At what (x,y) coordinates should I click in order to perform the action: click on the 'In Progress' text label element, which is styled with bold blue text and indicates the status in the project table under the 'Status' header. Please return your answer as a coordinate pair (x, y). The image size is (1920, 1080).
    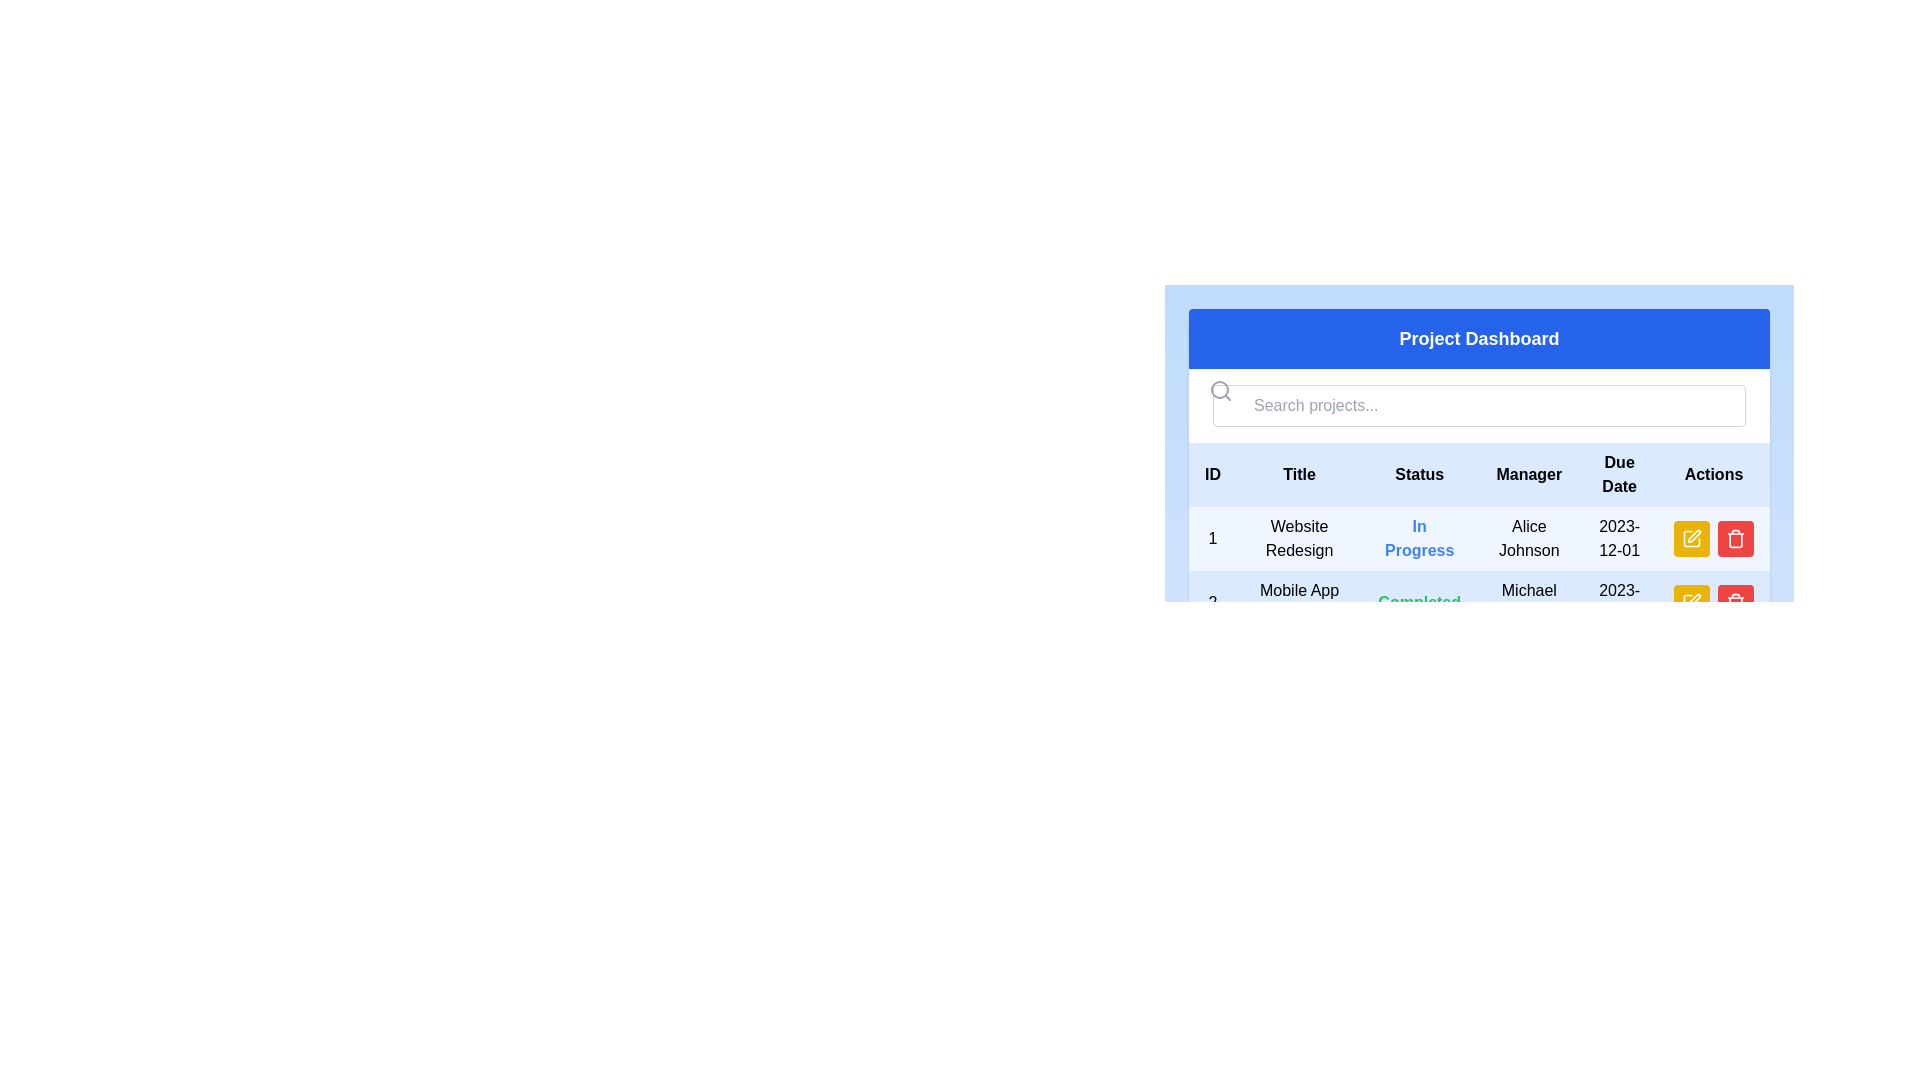
    Looking at the image, I should click on (1418, 538).